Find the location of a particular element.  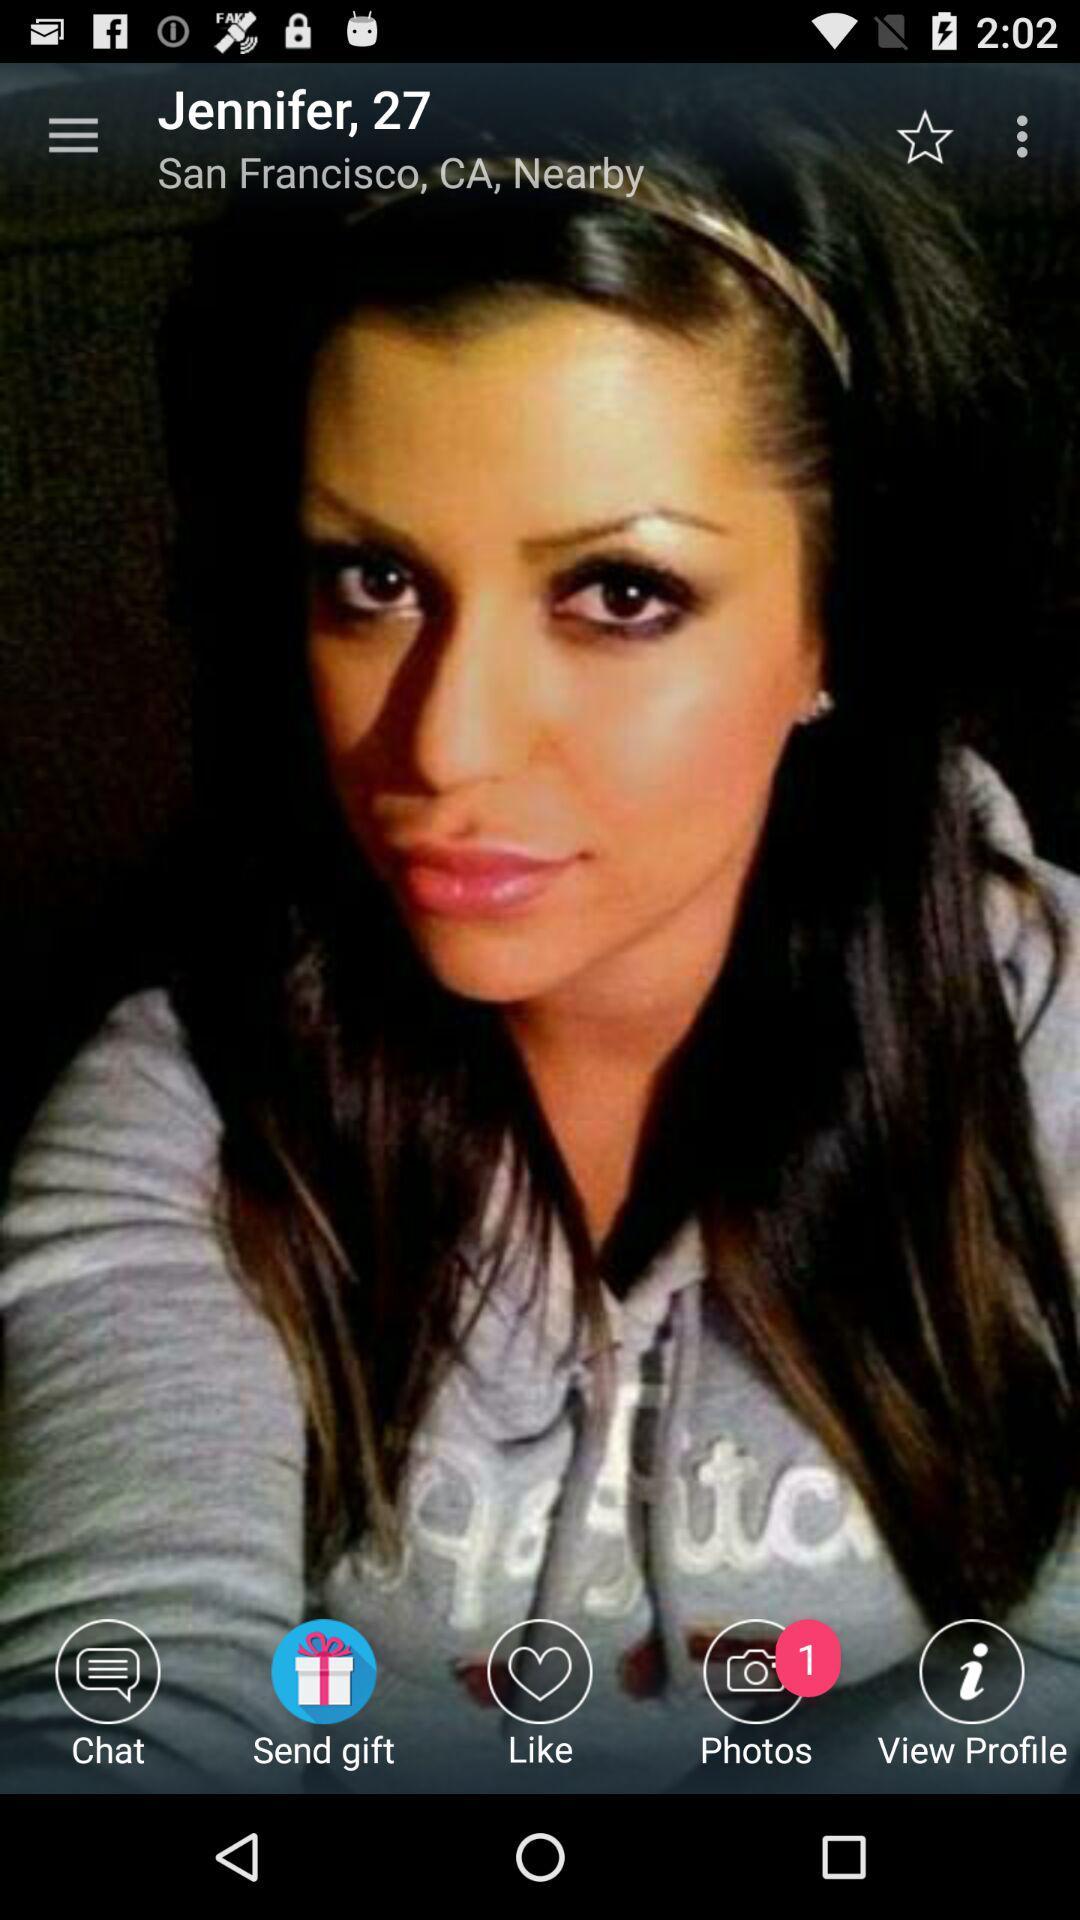

icon to the right of the chat item is located at coordinates (323, 1705).